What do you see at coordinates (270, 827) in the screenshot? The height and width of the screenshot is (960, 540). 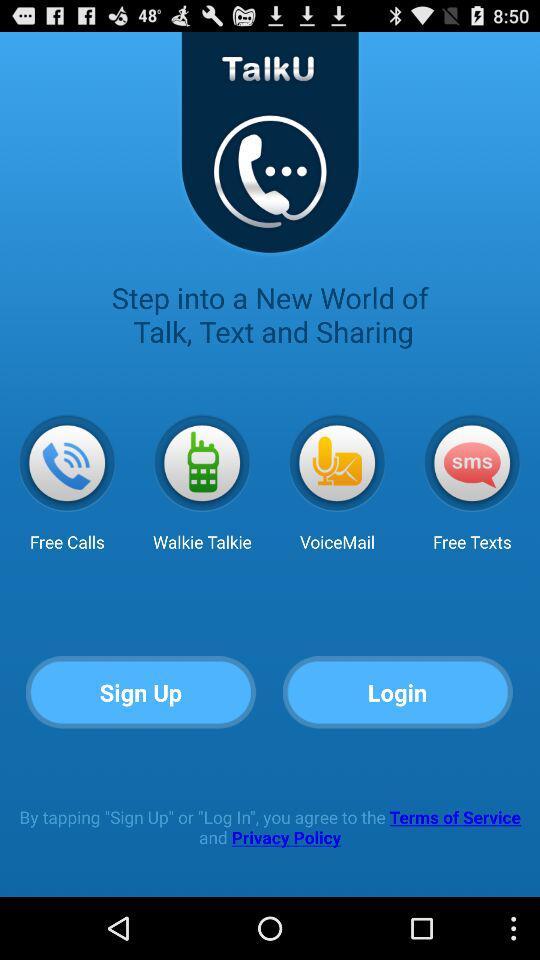 I see `by tapping sign` at bounding box center [270, 827].